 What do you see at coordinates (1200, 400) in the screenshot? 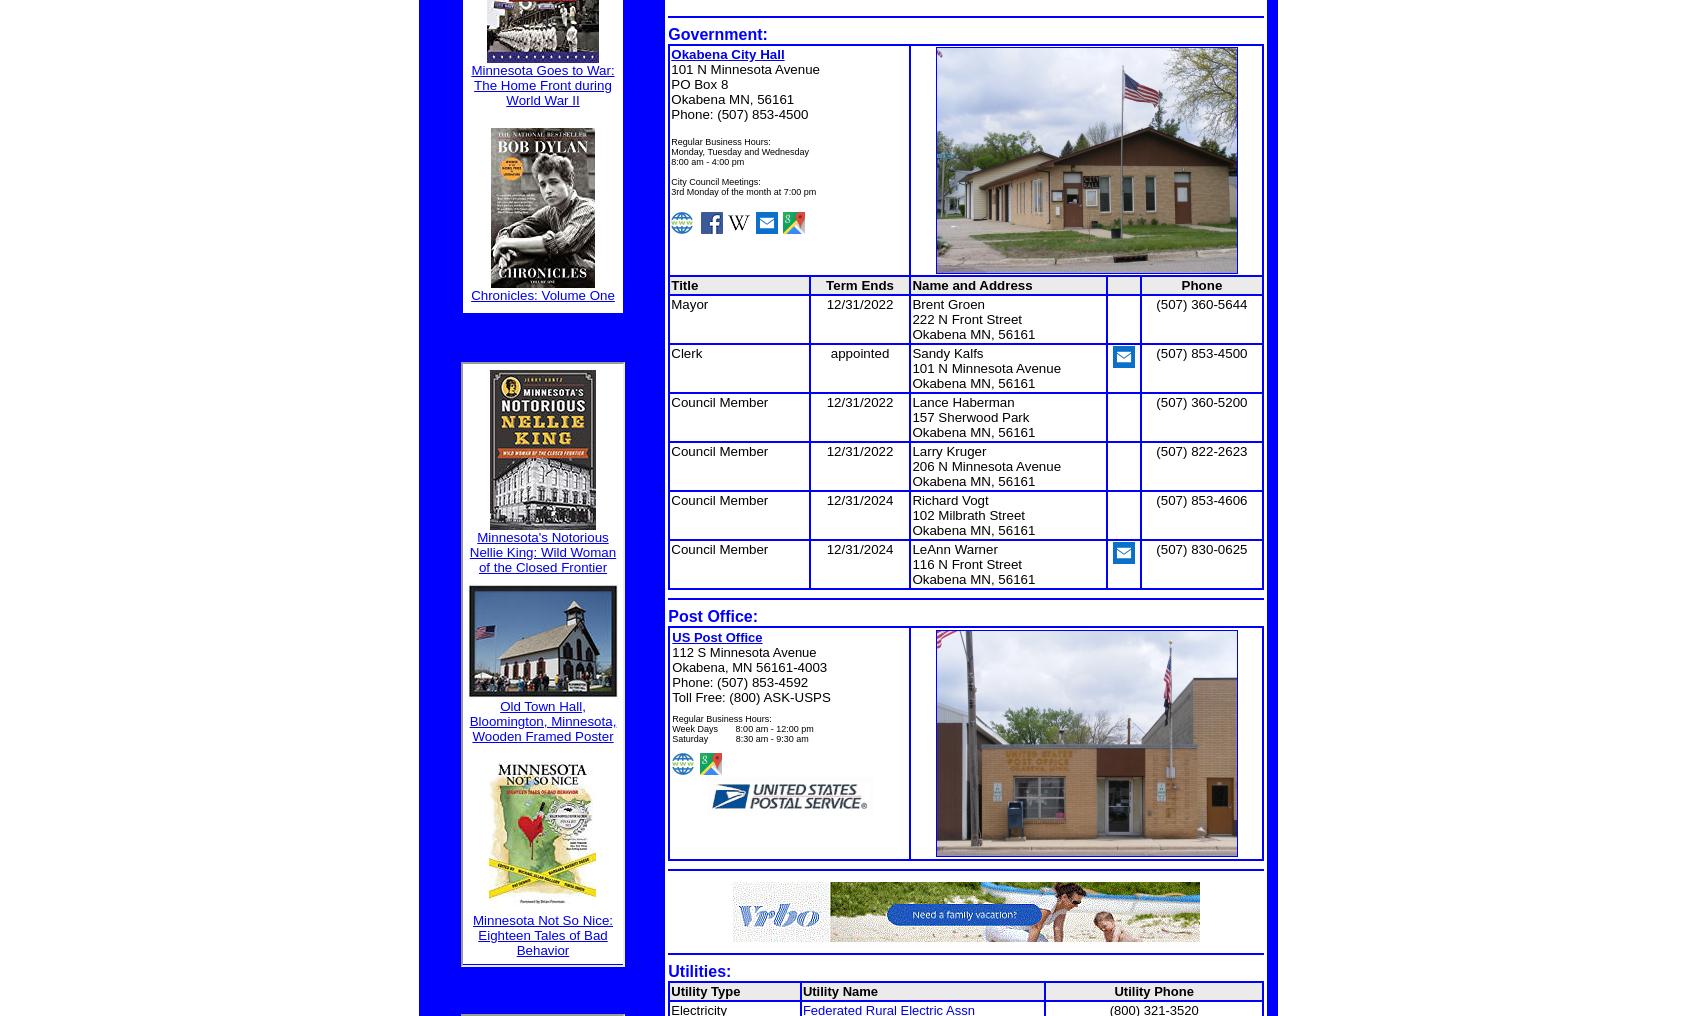
I see `'(507) 
				360-5200'` at bounding box center [1200, 400].